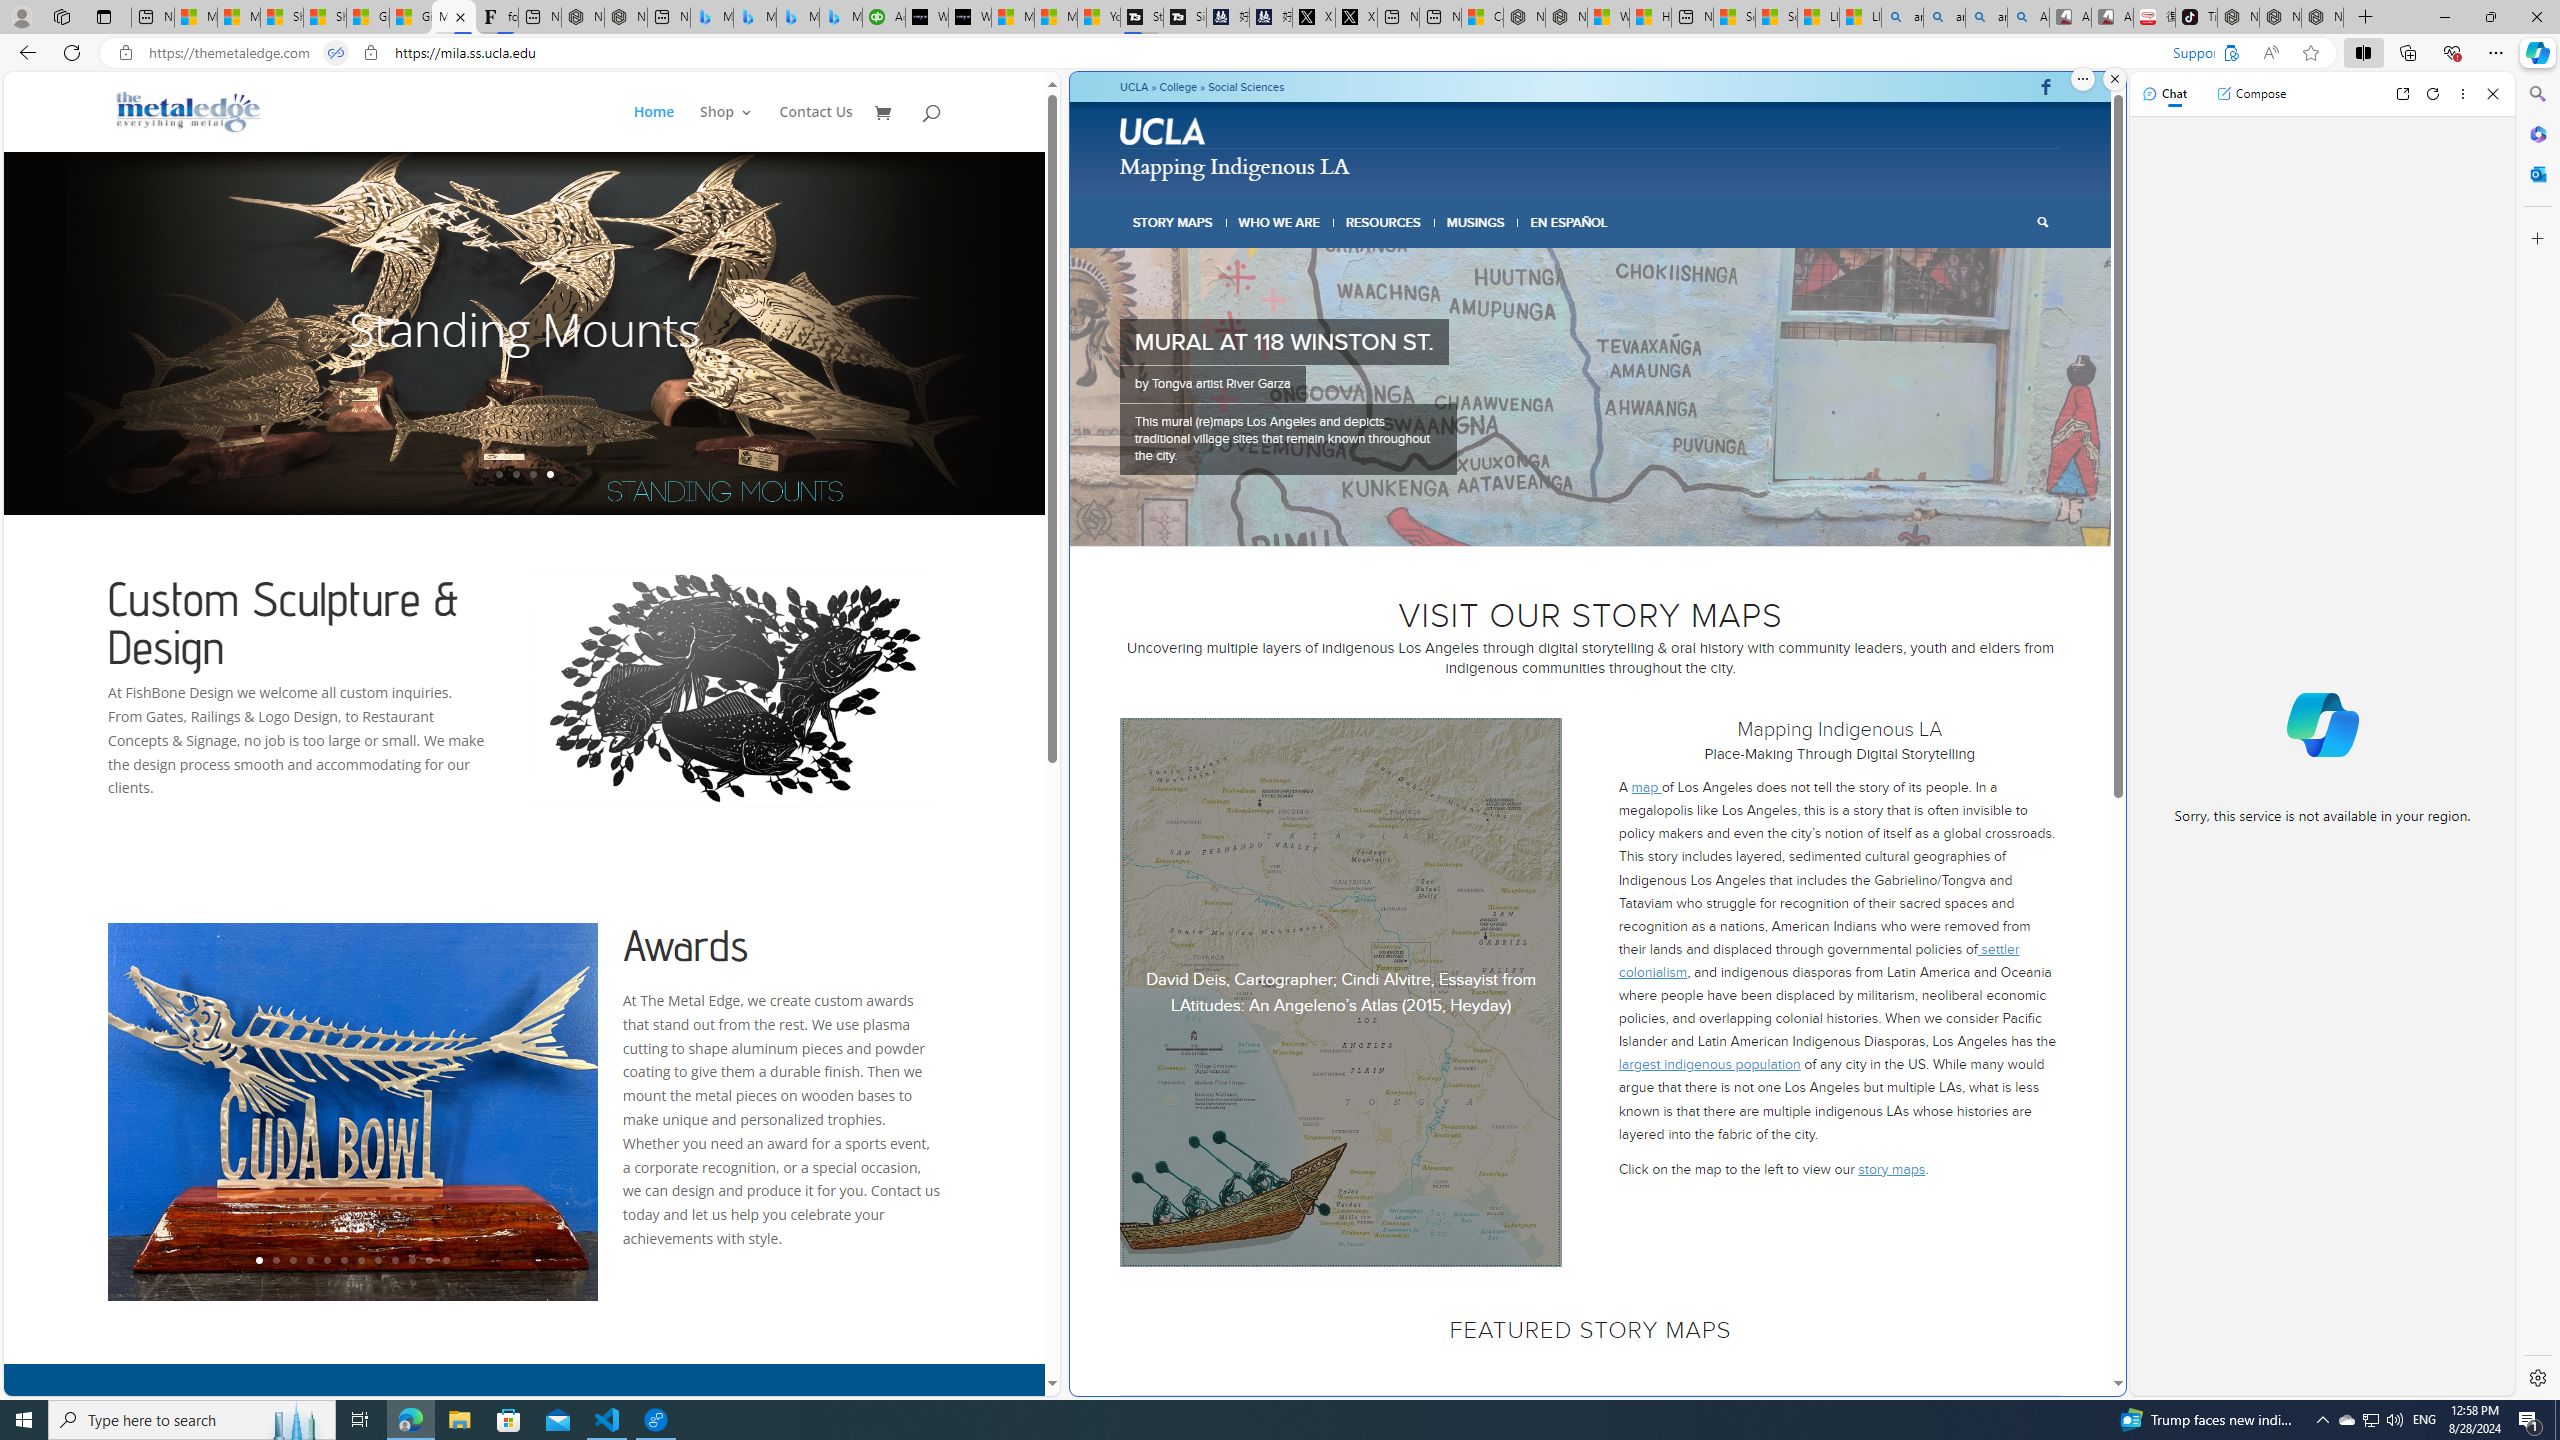  I want to click on 'Customize', so click(2535, 237).